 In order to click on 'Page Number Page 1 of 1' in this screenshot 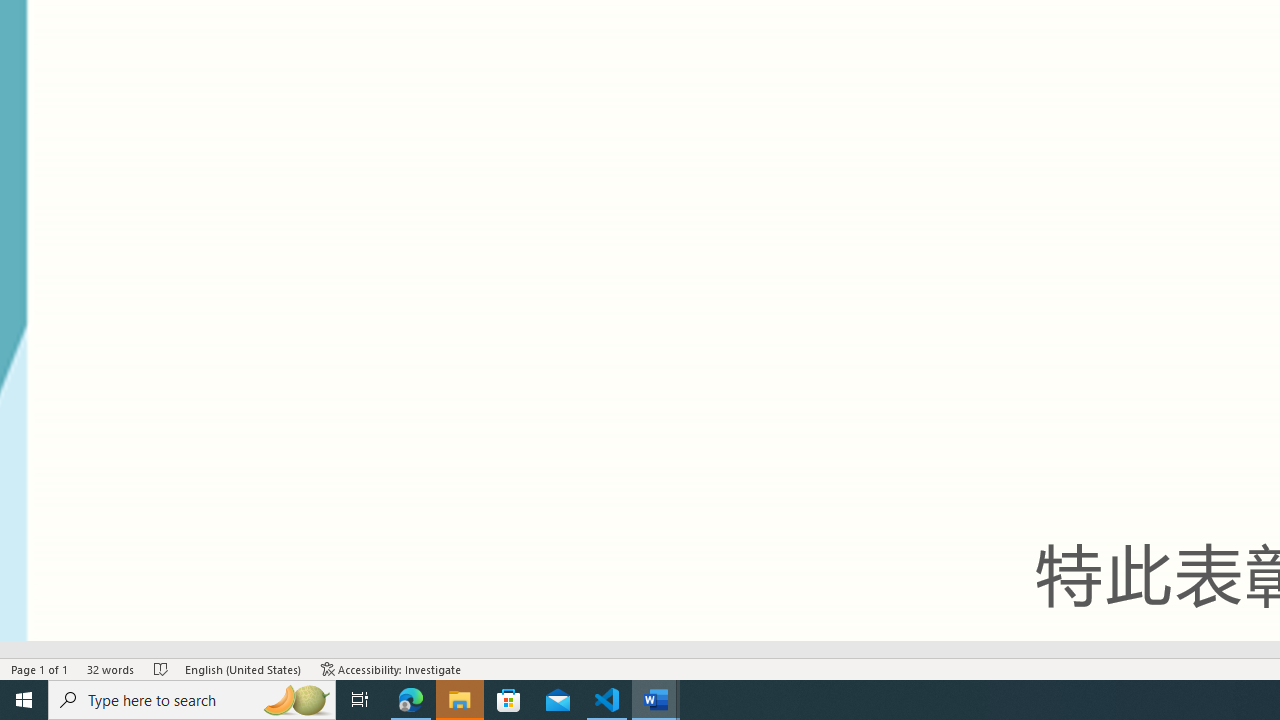, I will do `click(40, 669)`.